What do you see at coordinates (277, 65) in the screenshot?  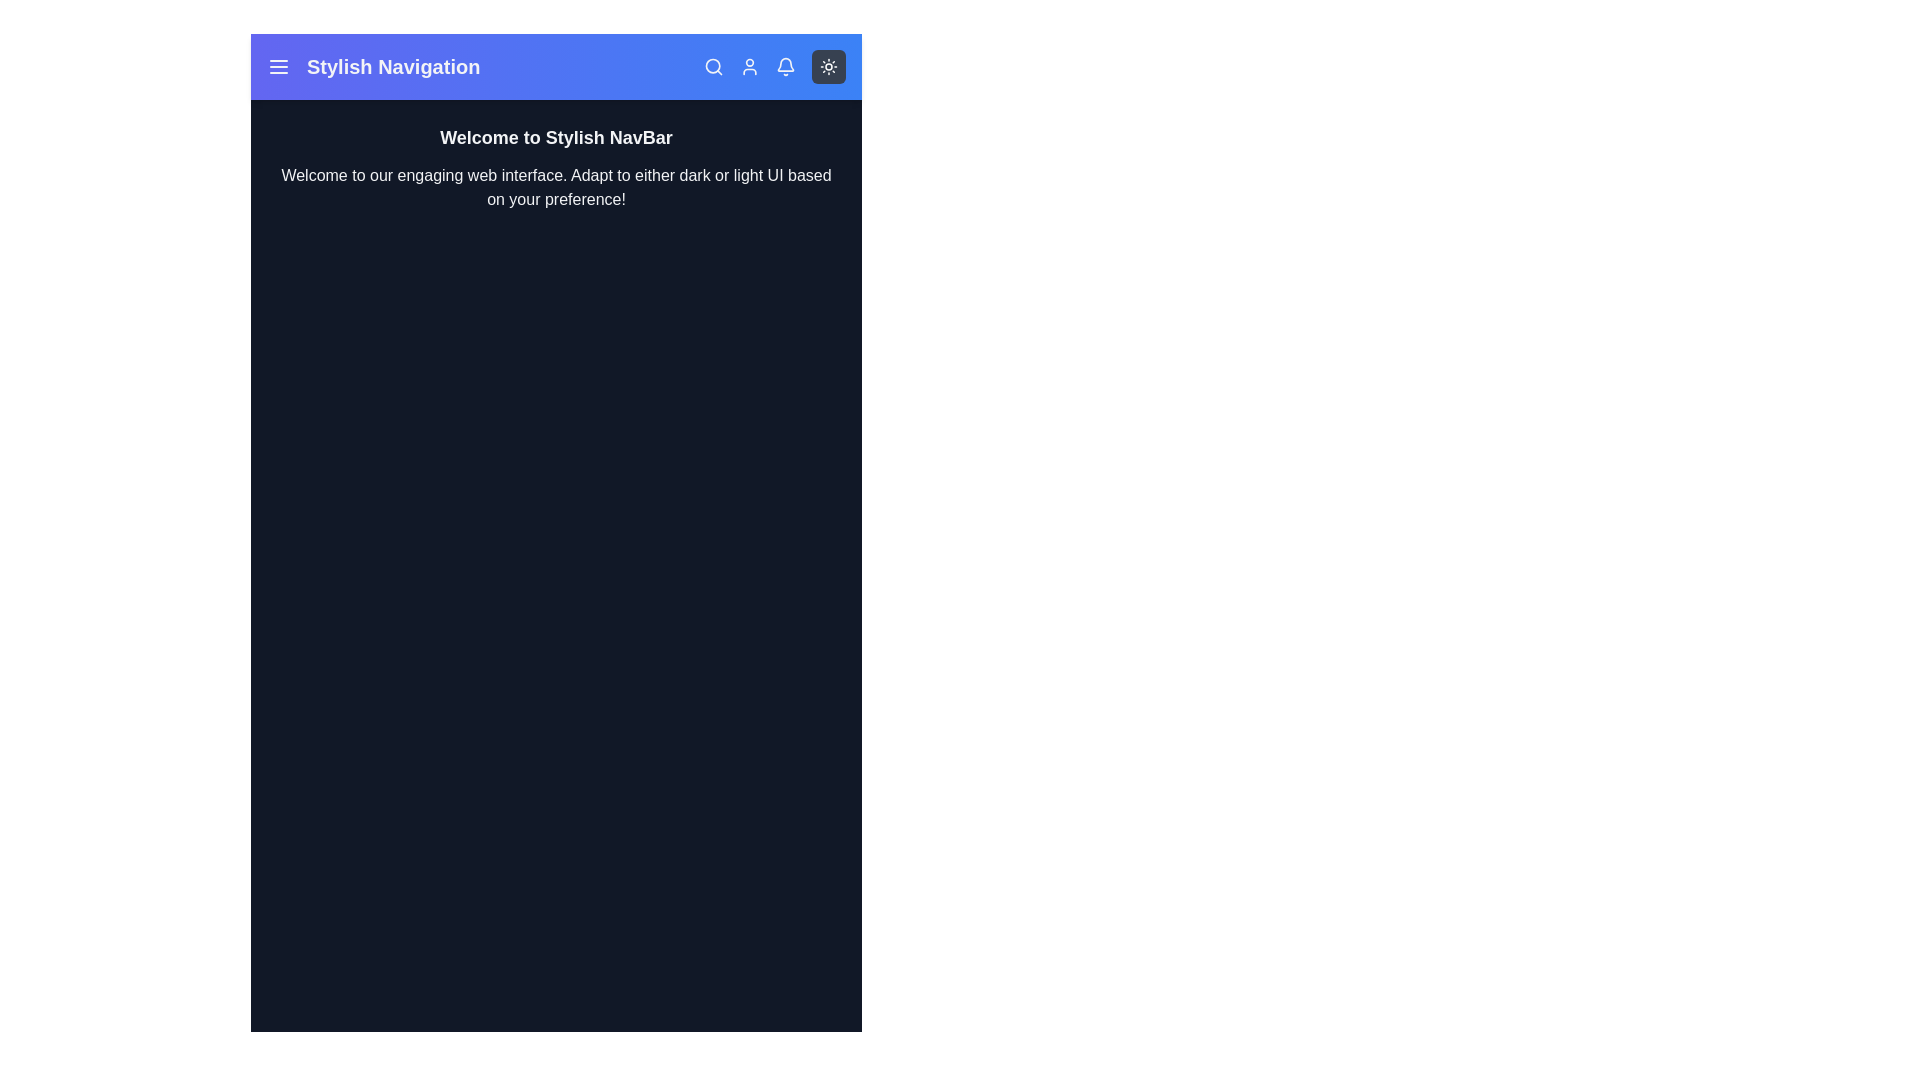 I see `the menu icon in the navigation bar` at bounding box center [277, 65].